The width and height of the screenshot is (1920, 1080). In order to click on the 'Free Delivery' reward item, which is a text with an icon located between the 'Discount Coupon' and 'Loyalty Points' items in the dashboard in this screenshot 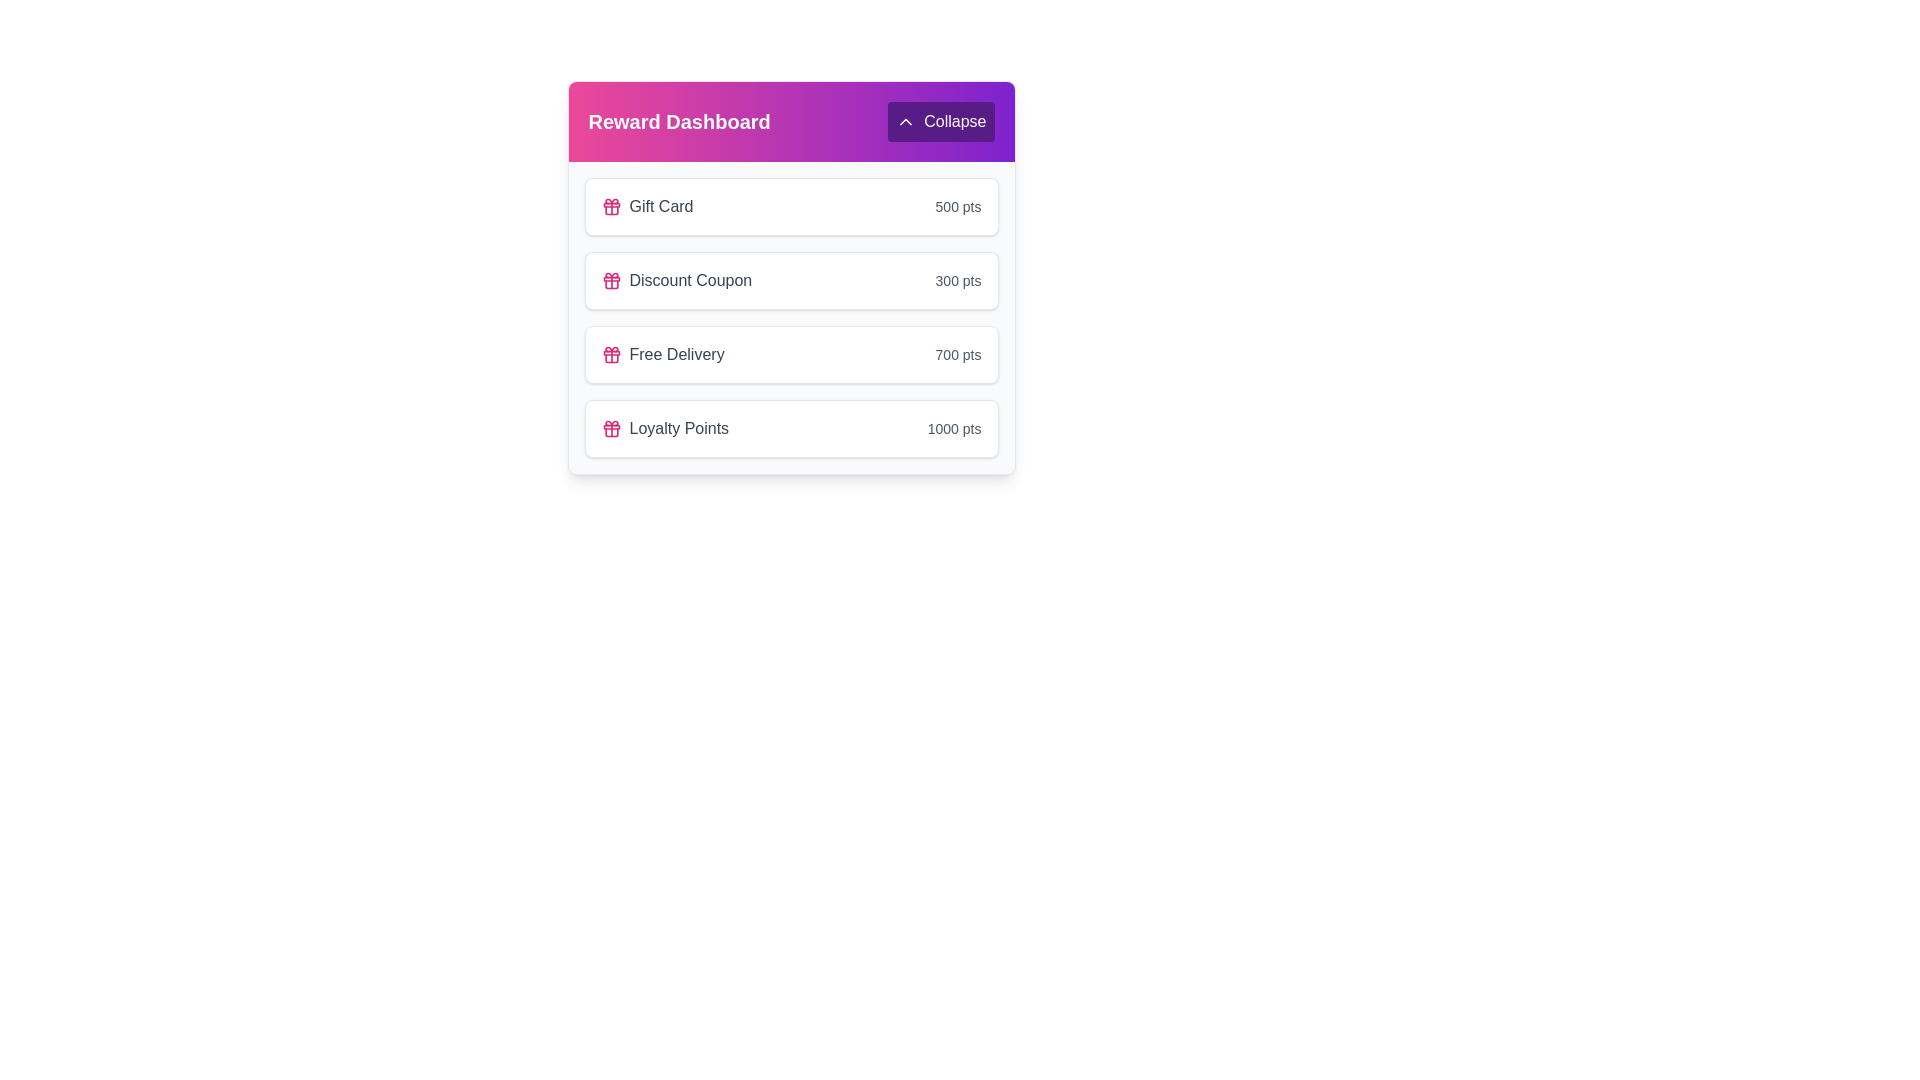, I will do `click(662, 353)`.